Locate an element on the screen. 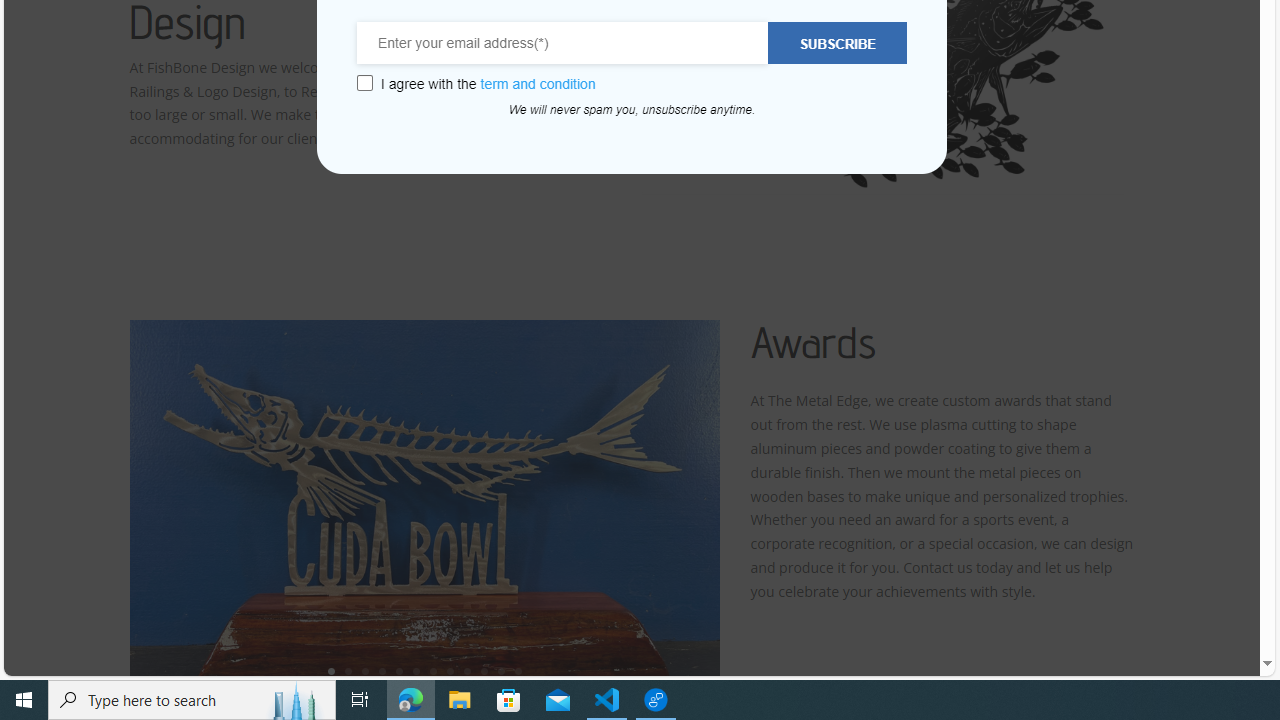 Image resolution: width=1280 pixels, height=720 pixels. 'Enter your email address(*)' is located at coordinates (562, 43).